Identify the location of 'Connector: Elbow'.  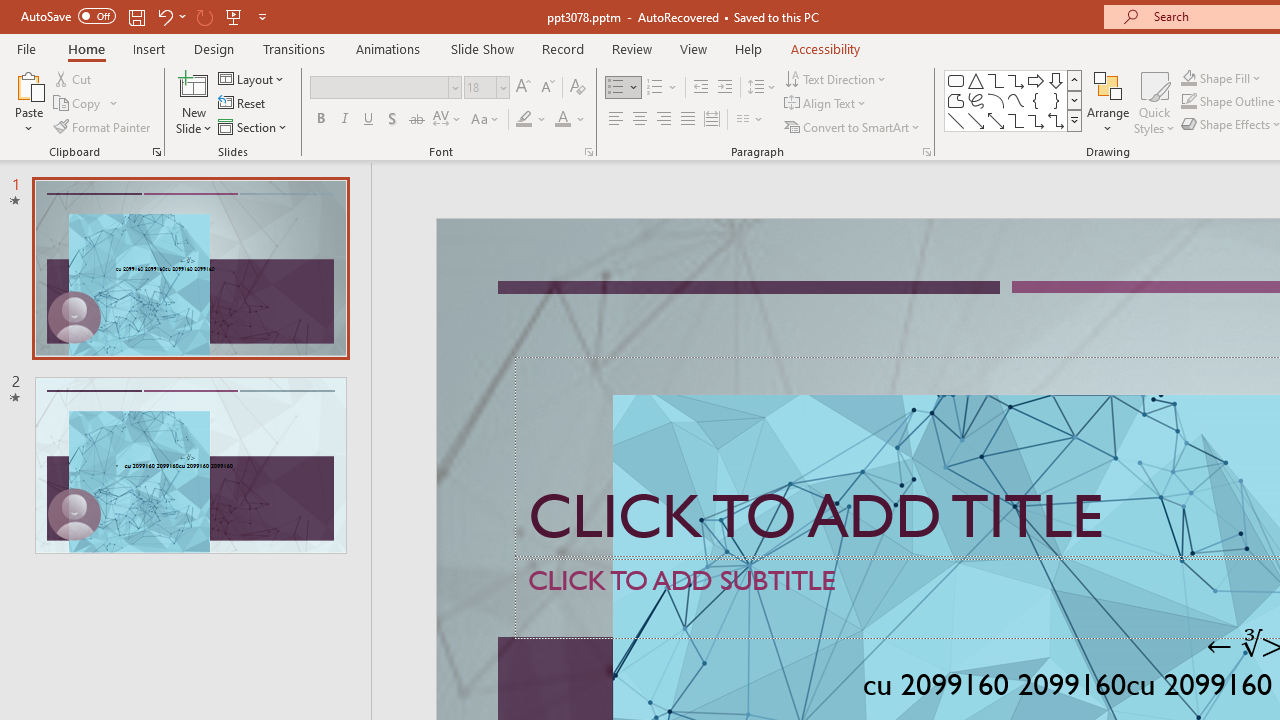
(1016, 120).